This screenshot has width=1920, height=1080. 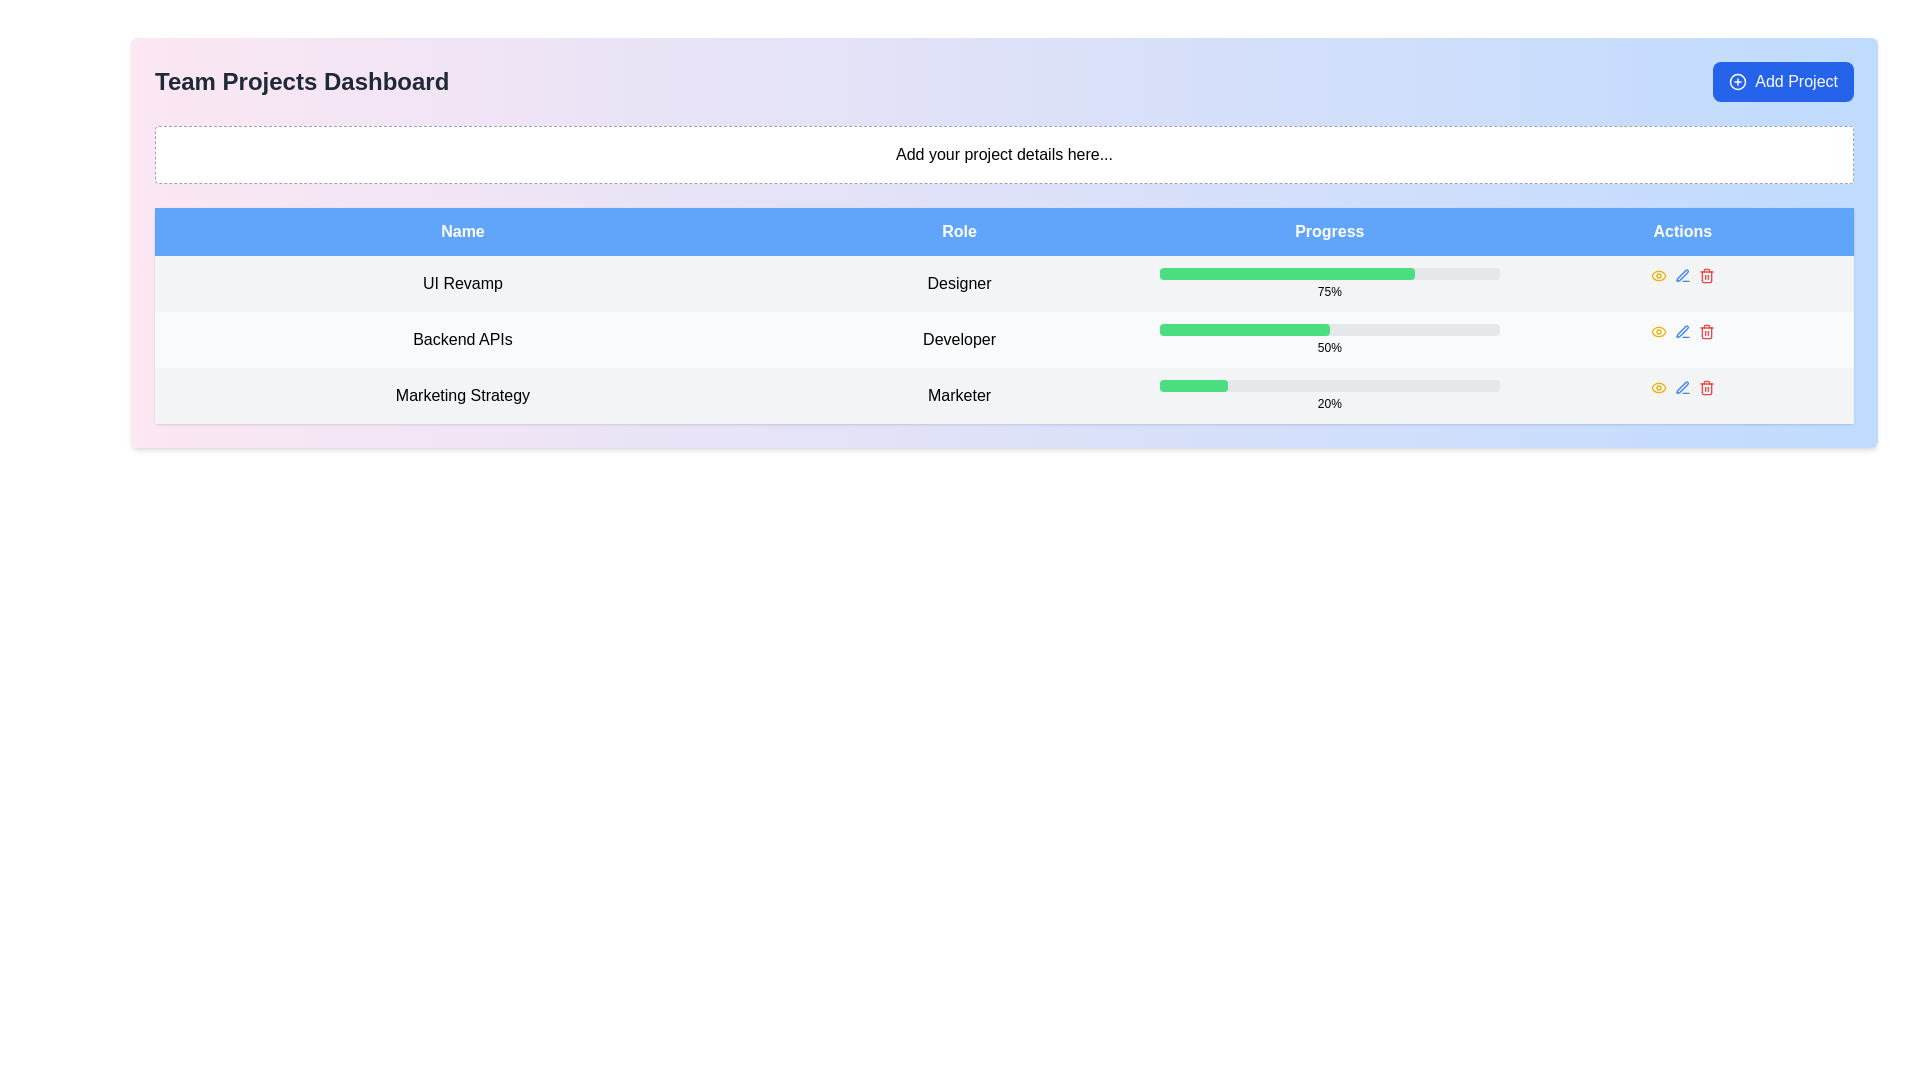 What do you see at coordinates (1329, 284) in the screenshot?
I see `the Progress Bar with Label that indicates 75% completion for the Designer role under the 'Progress' column` at bounding box center [1329, 284].